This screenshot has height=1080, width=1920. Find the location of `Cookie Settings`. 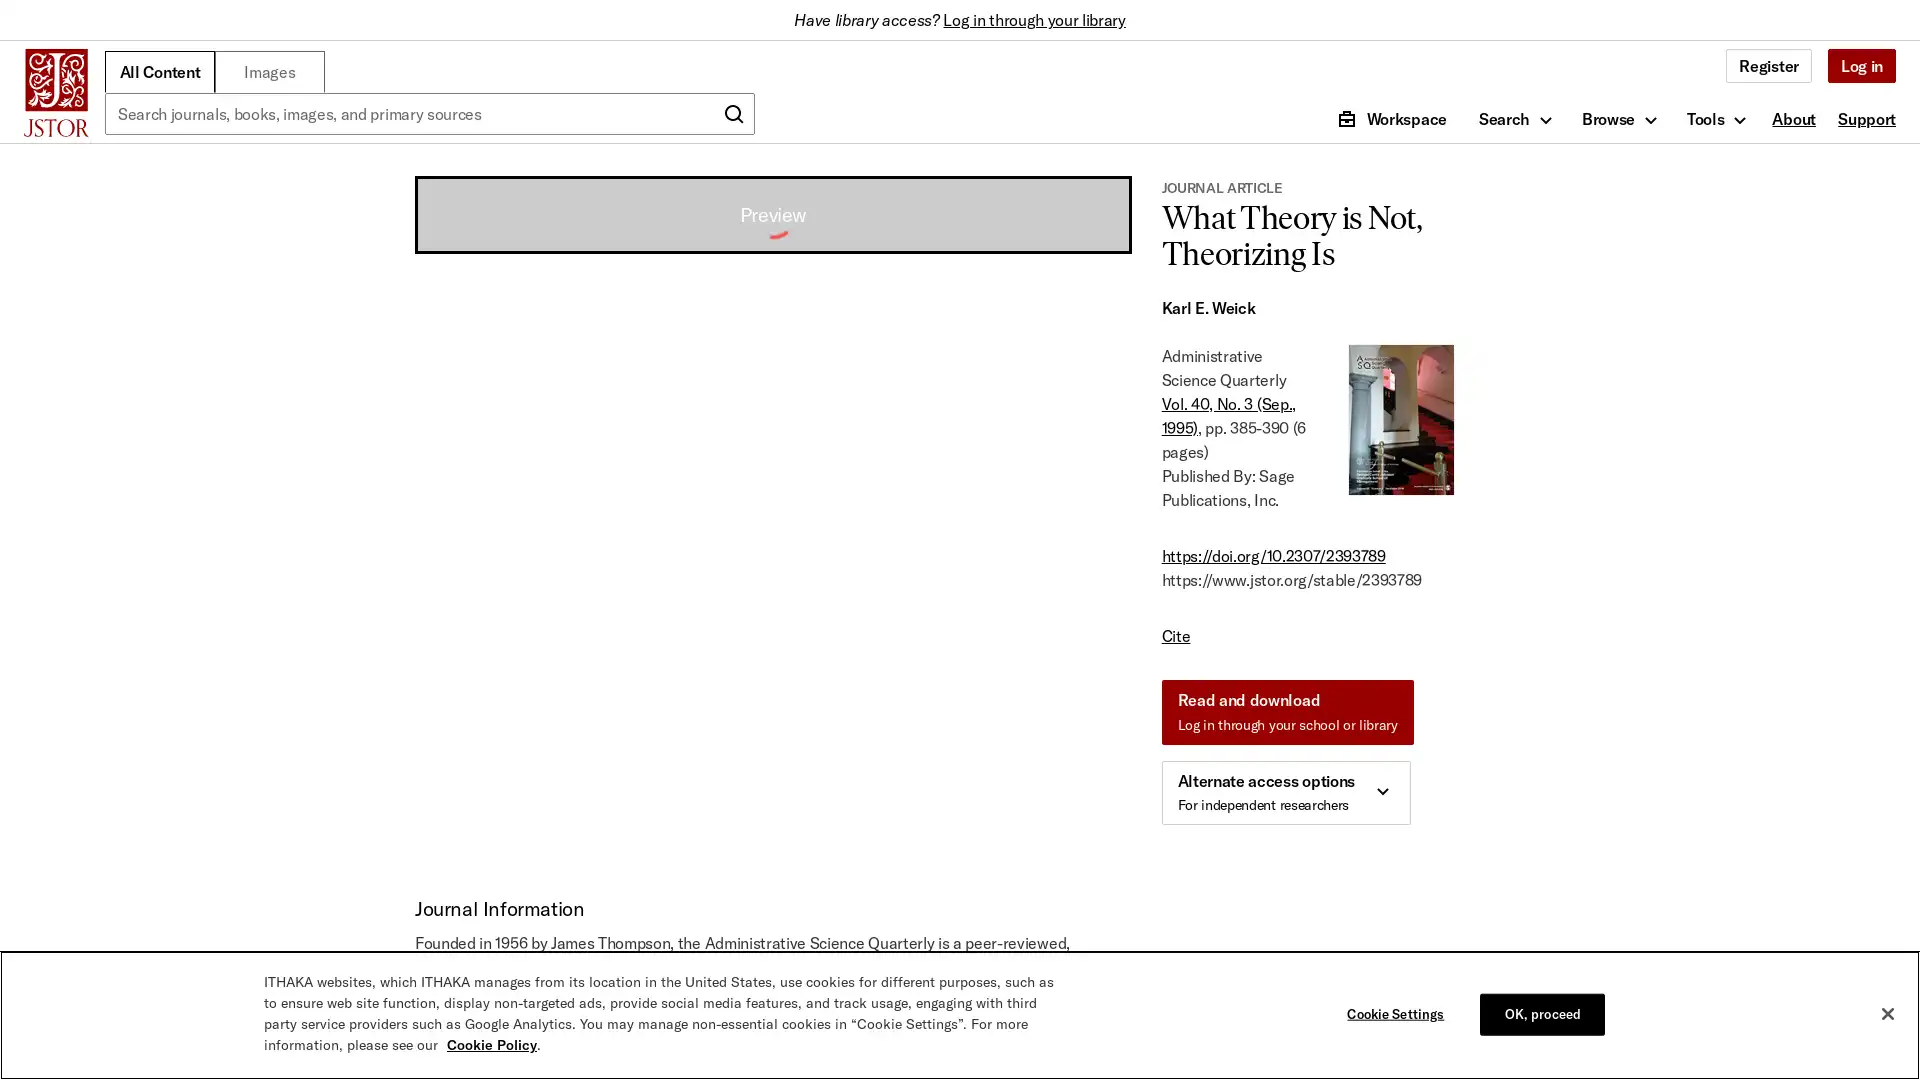

Cookie Settings is located at coordinates (1399, 1014).